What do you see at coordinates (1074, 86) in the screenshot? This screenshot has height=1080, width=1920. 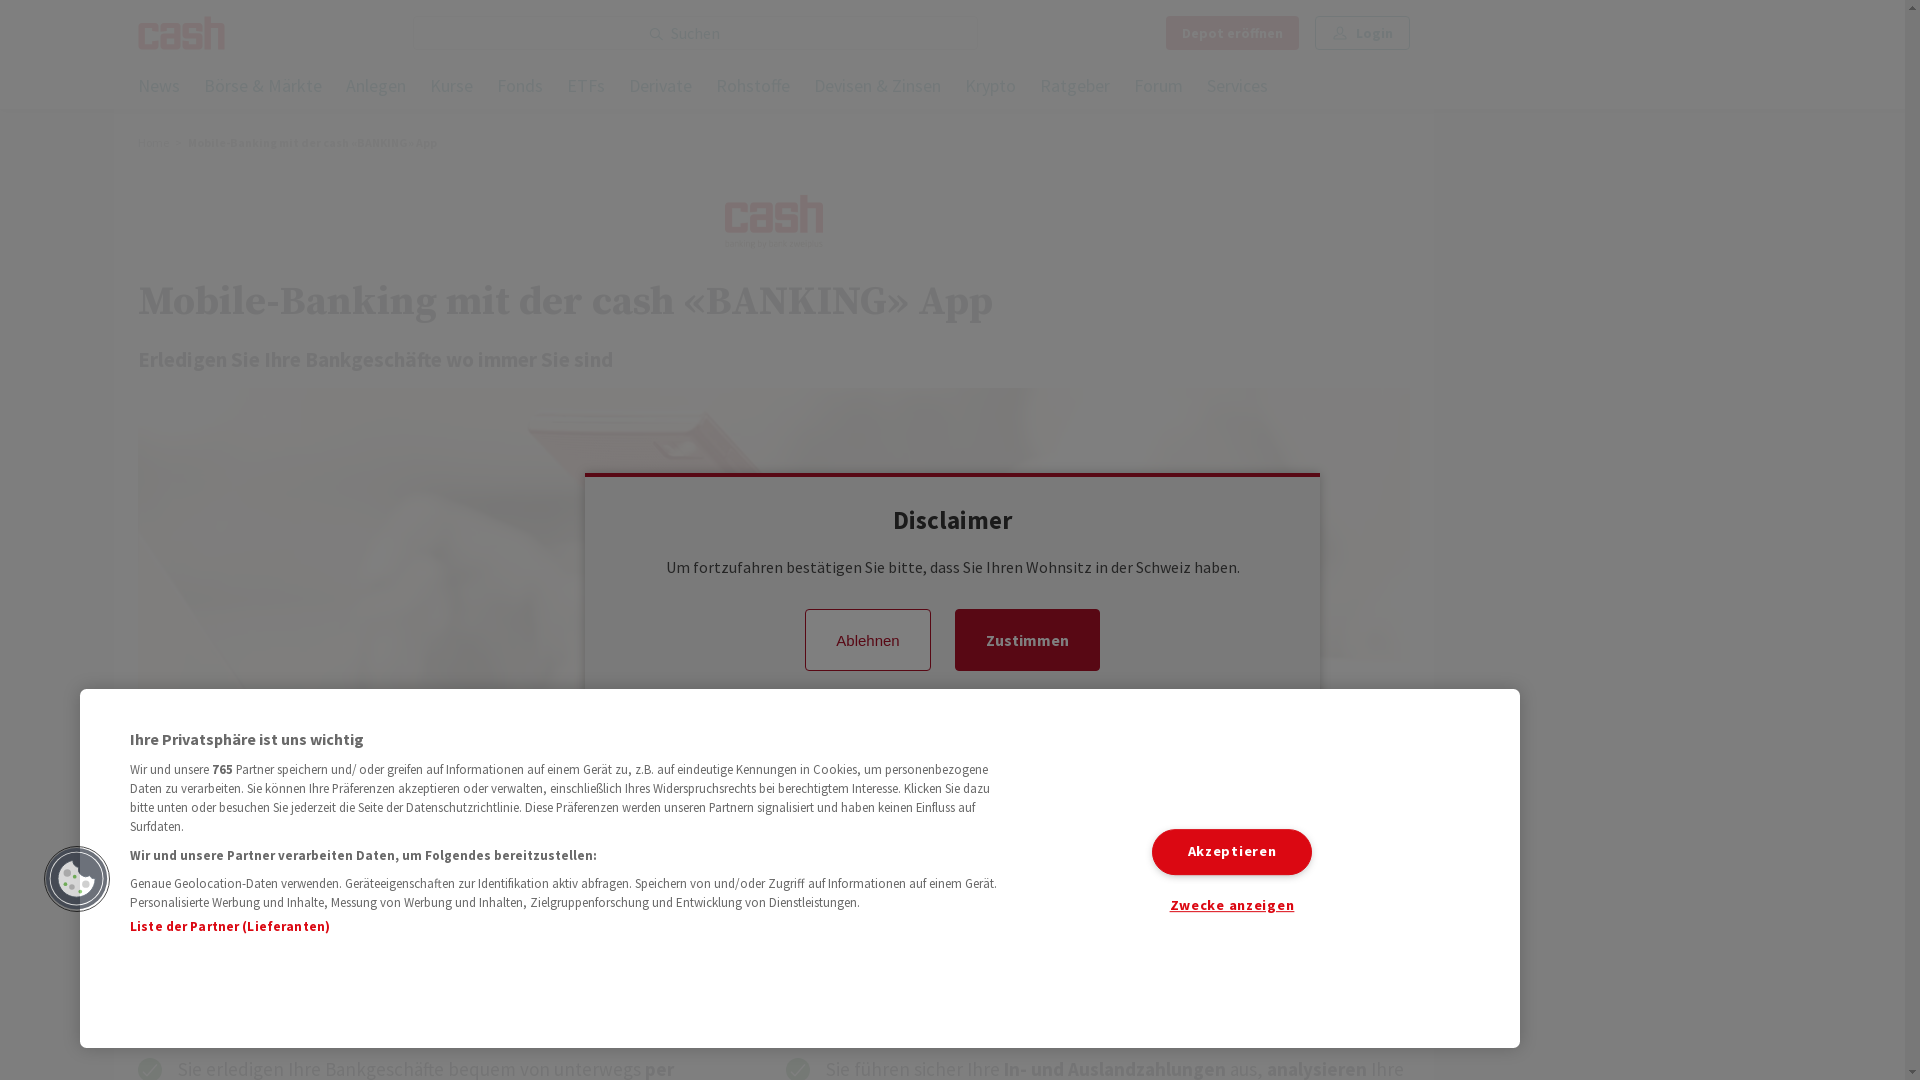 I see `'Ratgeber'` at bounding box center [1074, 86].